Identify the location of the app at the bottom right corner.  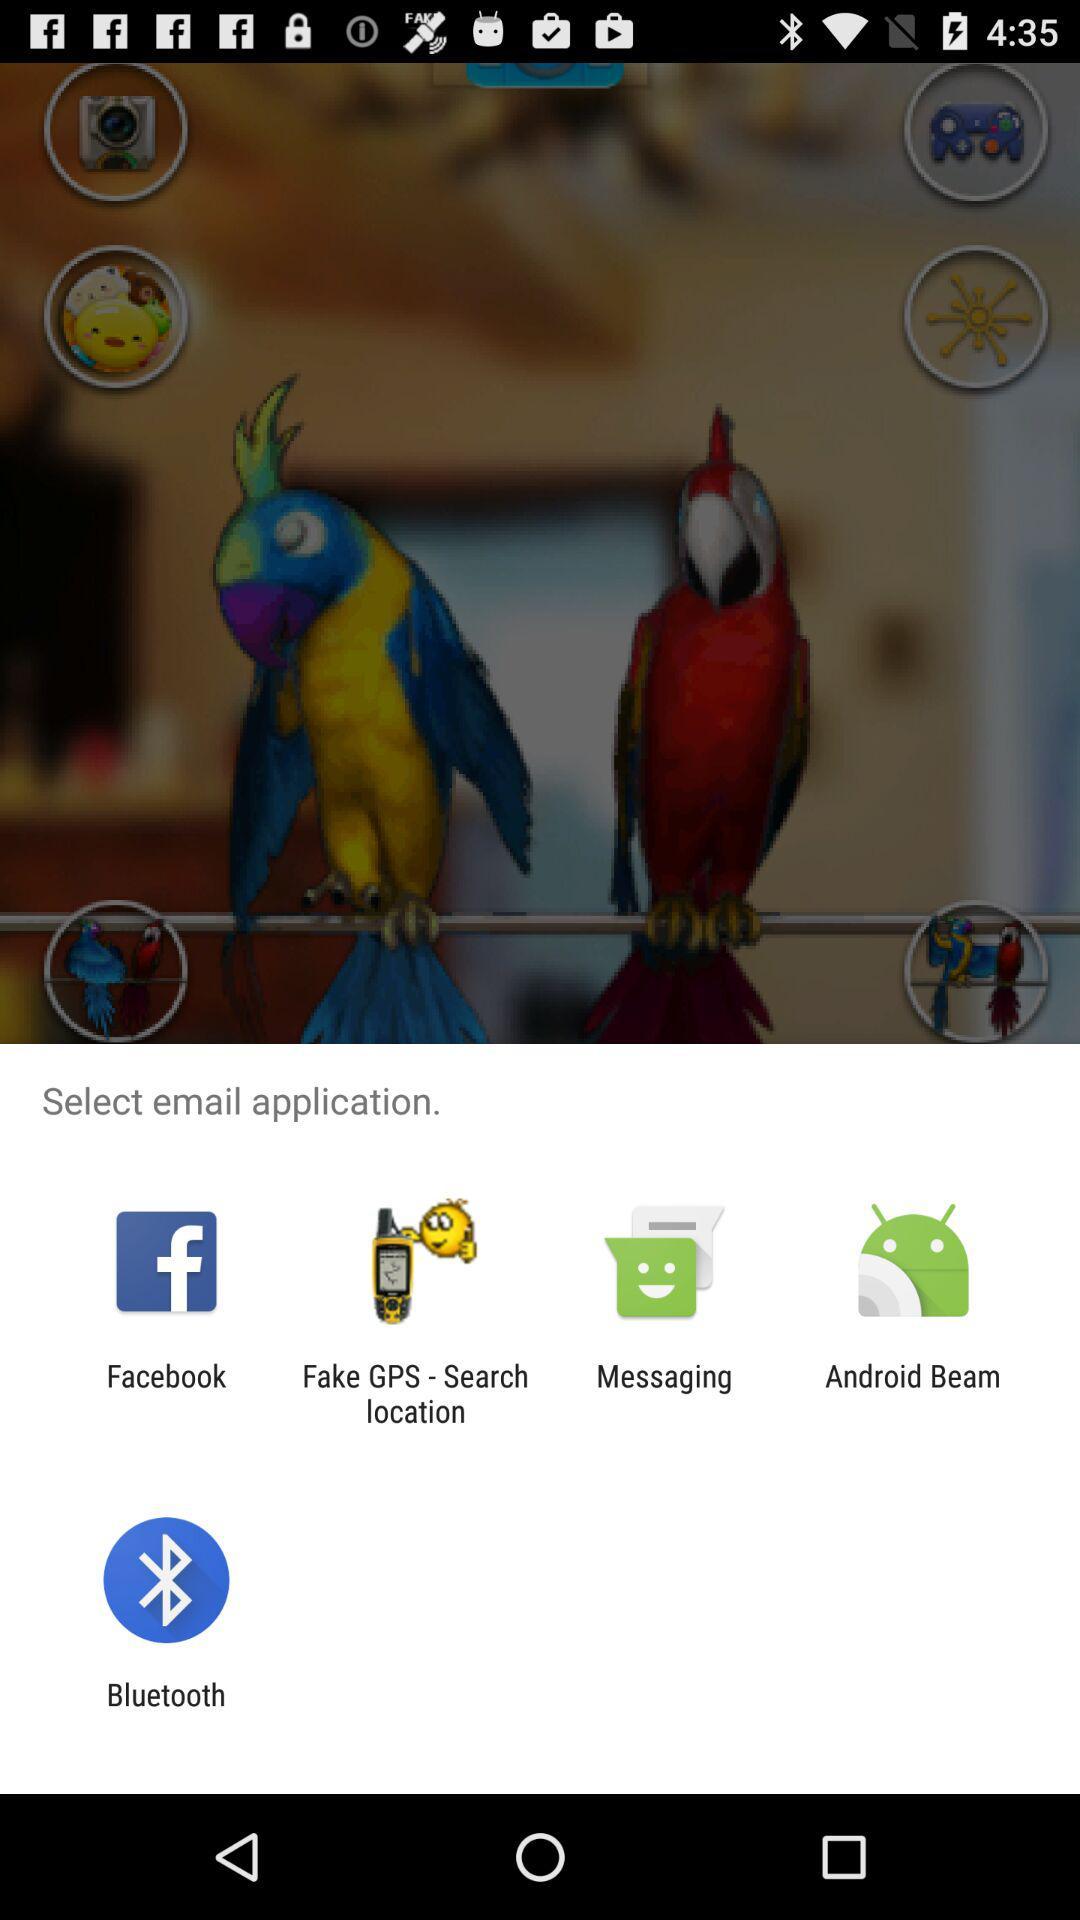
(913, 1392).